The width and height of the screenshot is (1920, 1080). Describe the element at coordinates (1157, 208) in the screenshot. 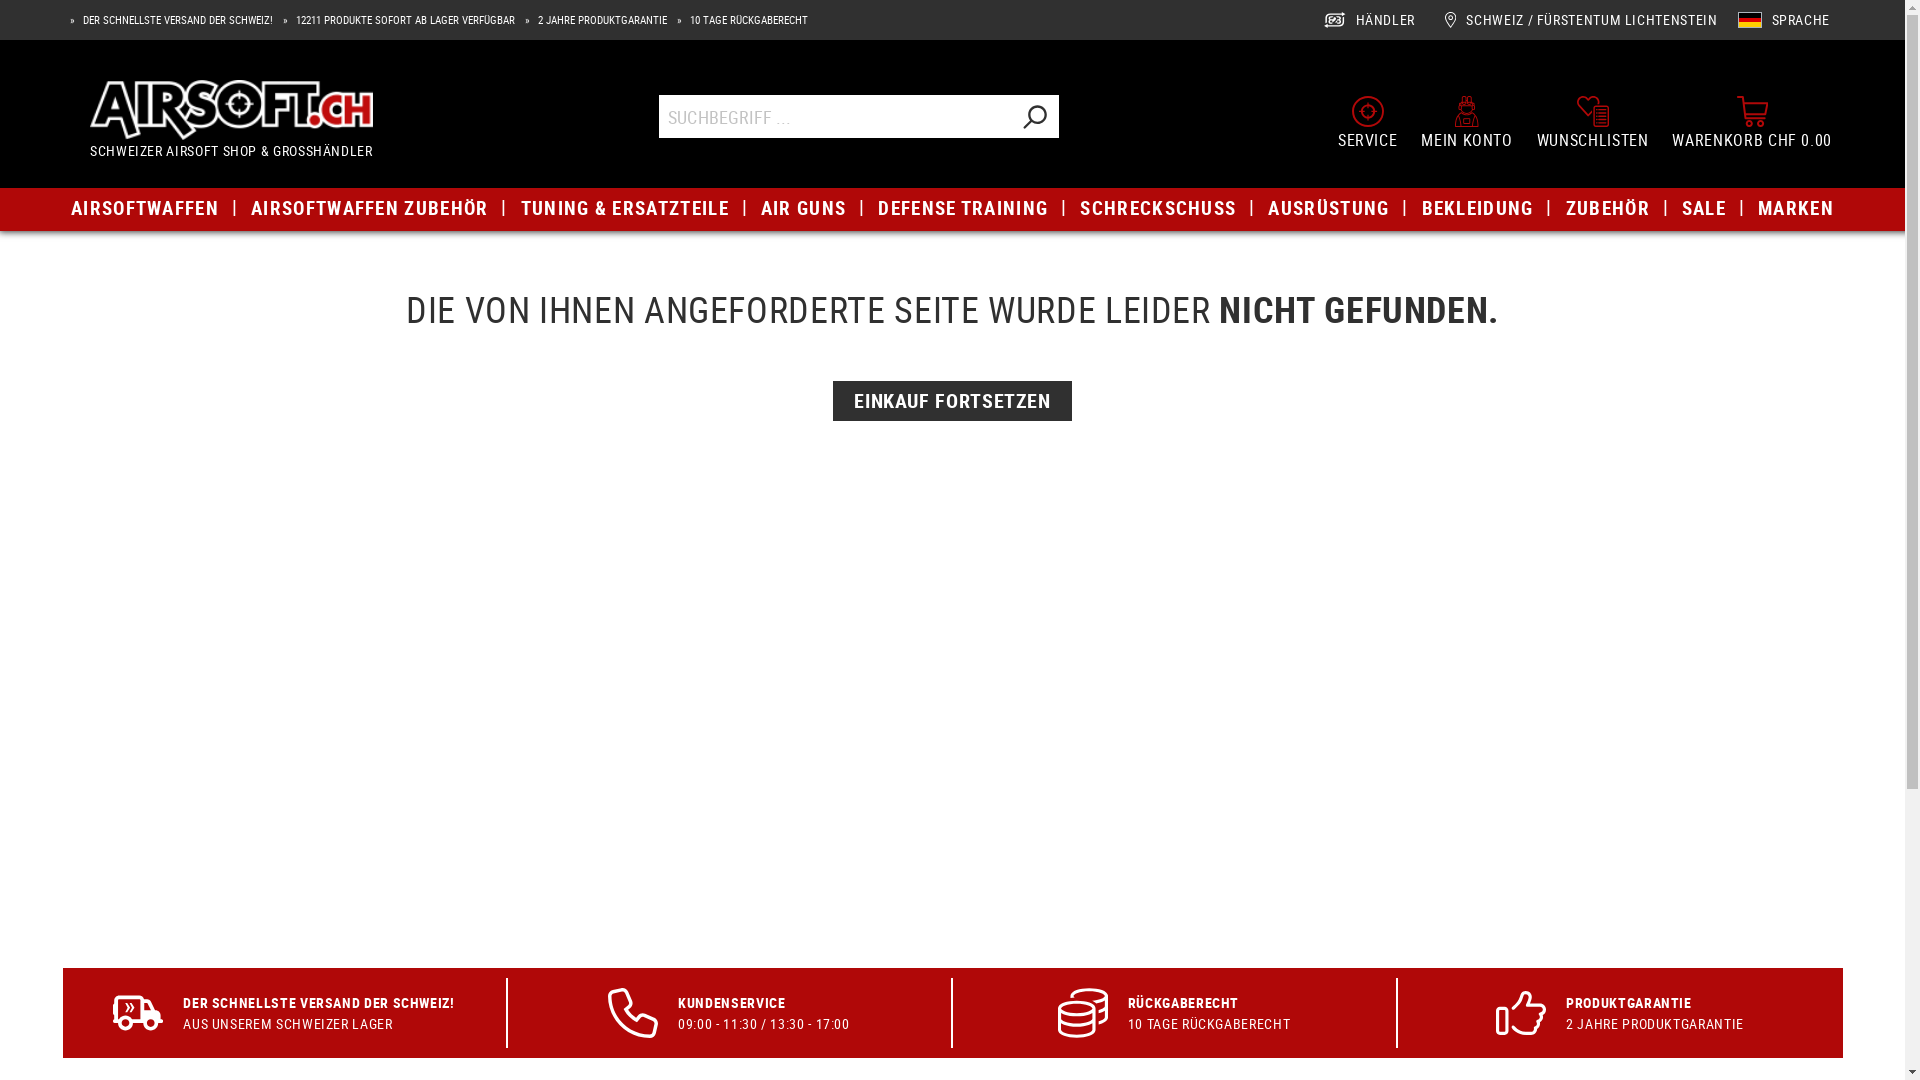

I see `'SCHRECKSCHUSS'` at that location.